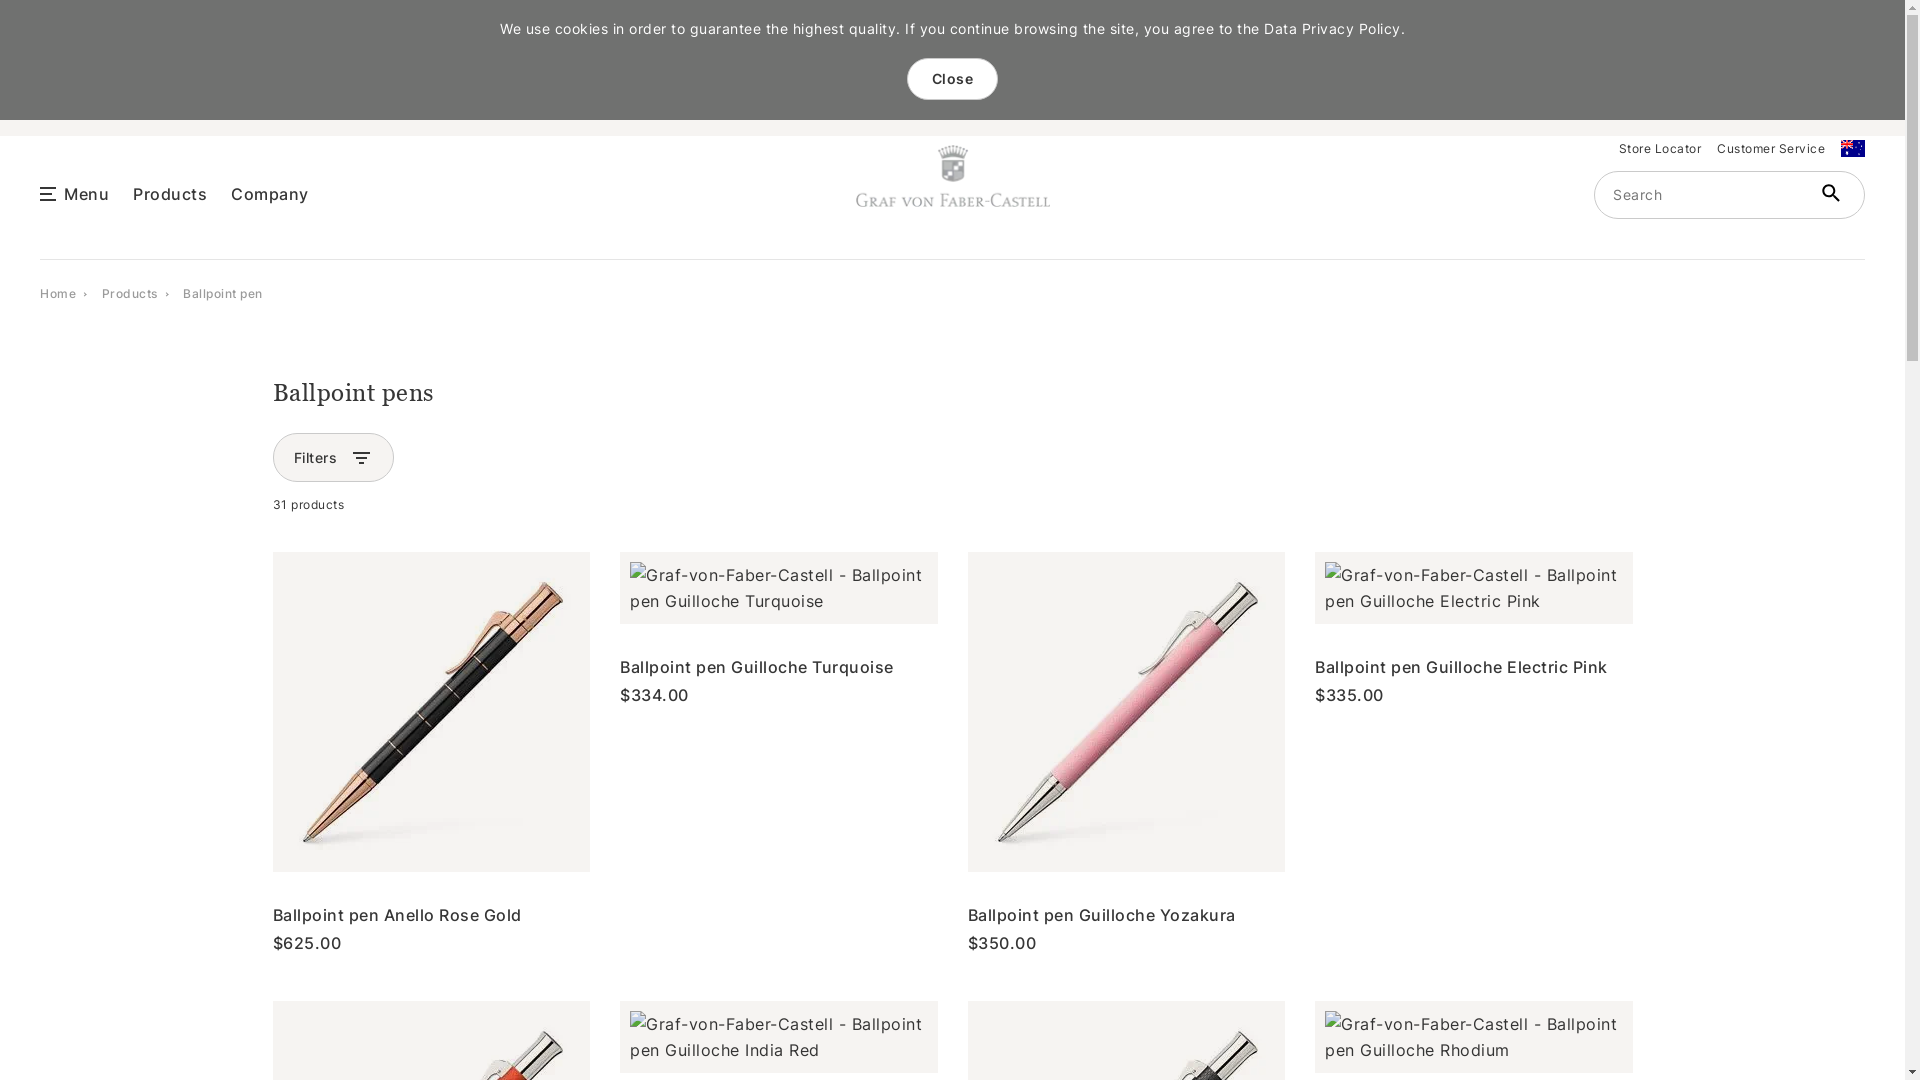  Describe the element at coordinates (169, 192) in the screenshot. I see `'Products'` at that location.